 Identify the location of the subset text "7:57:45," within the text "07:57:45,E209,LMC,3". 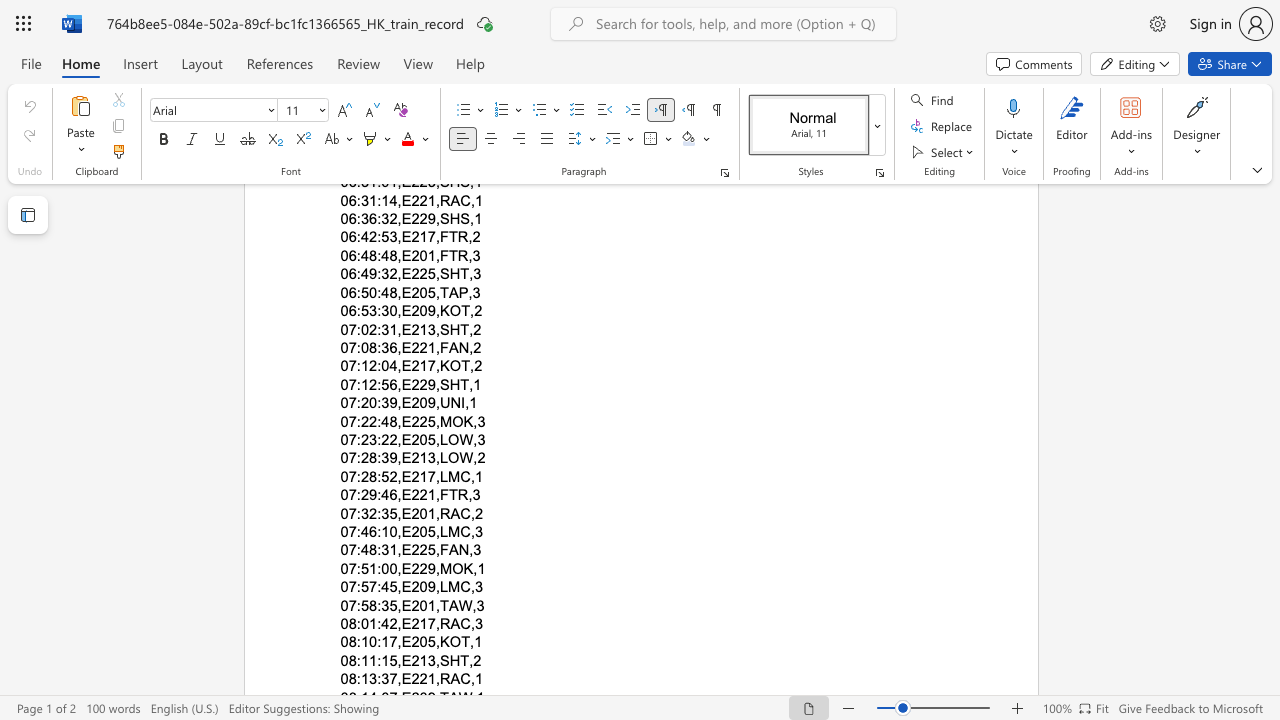
(348, 586).